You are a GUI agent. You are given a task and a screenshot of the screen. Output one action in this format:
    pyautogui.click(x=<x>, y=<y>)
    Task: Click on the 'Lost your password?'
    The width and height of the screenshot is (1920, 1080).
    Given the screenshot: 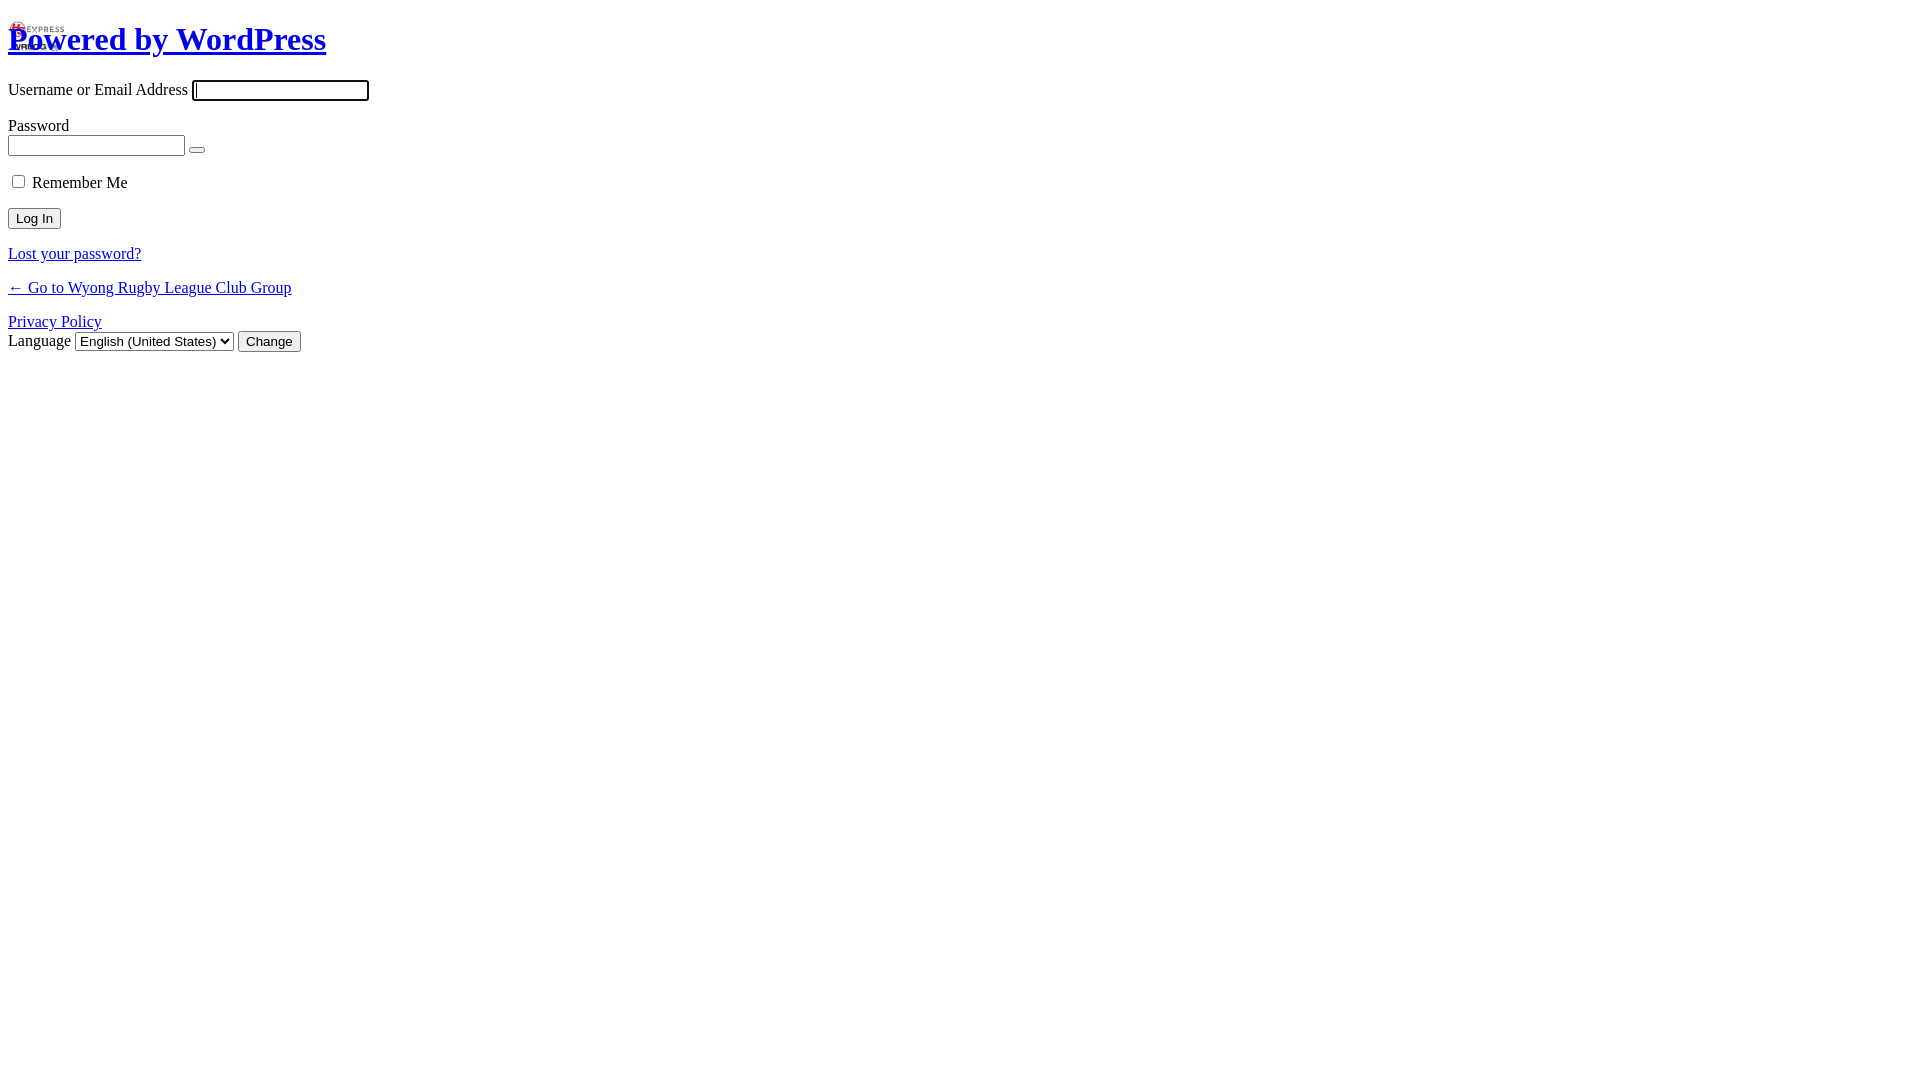 What is the action you would take?
    pyautogui.click(x=74, y=252)
    